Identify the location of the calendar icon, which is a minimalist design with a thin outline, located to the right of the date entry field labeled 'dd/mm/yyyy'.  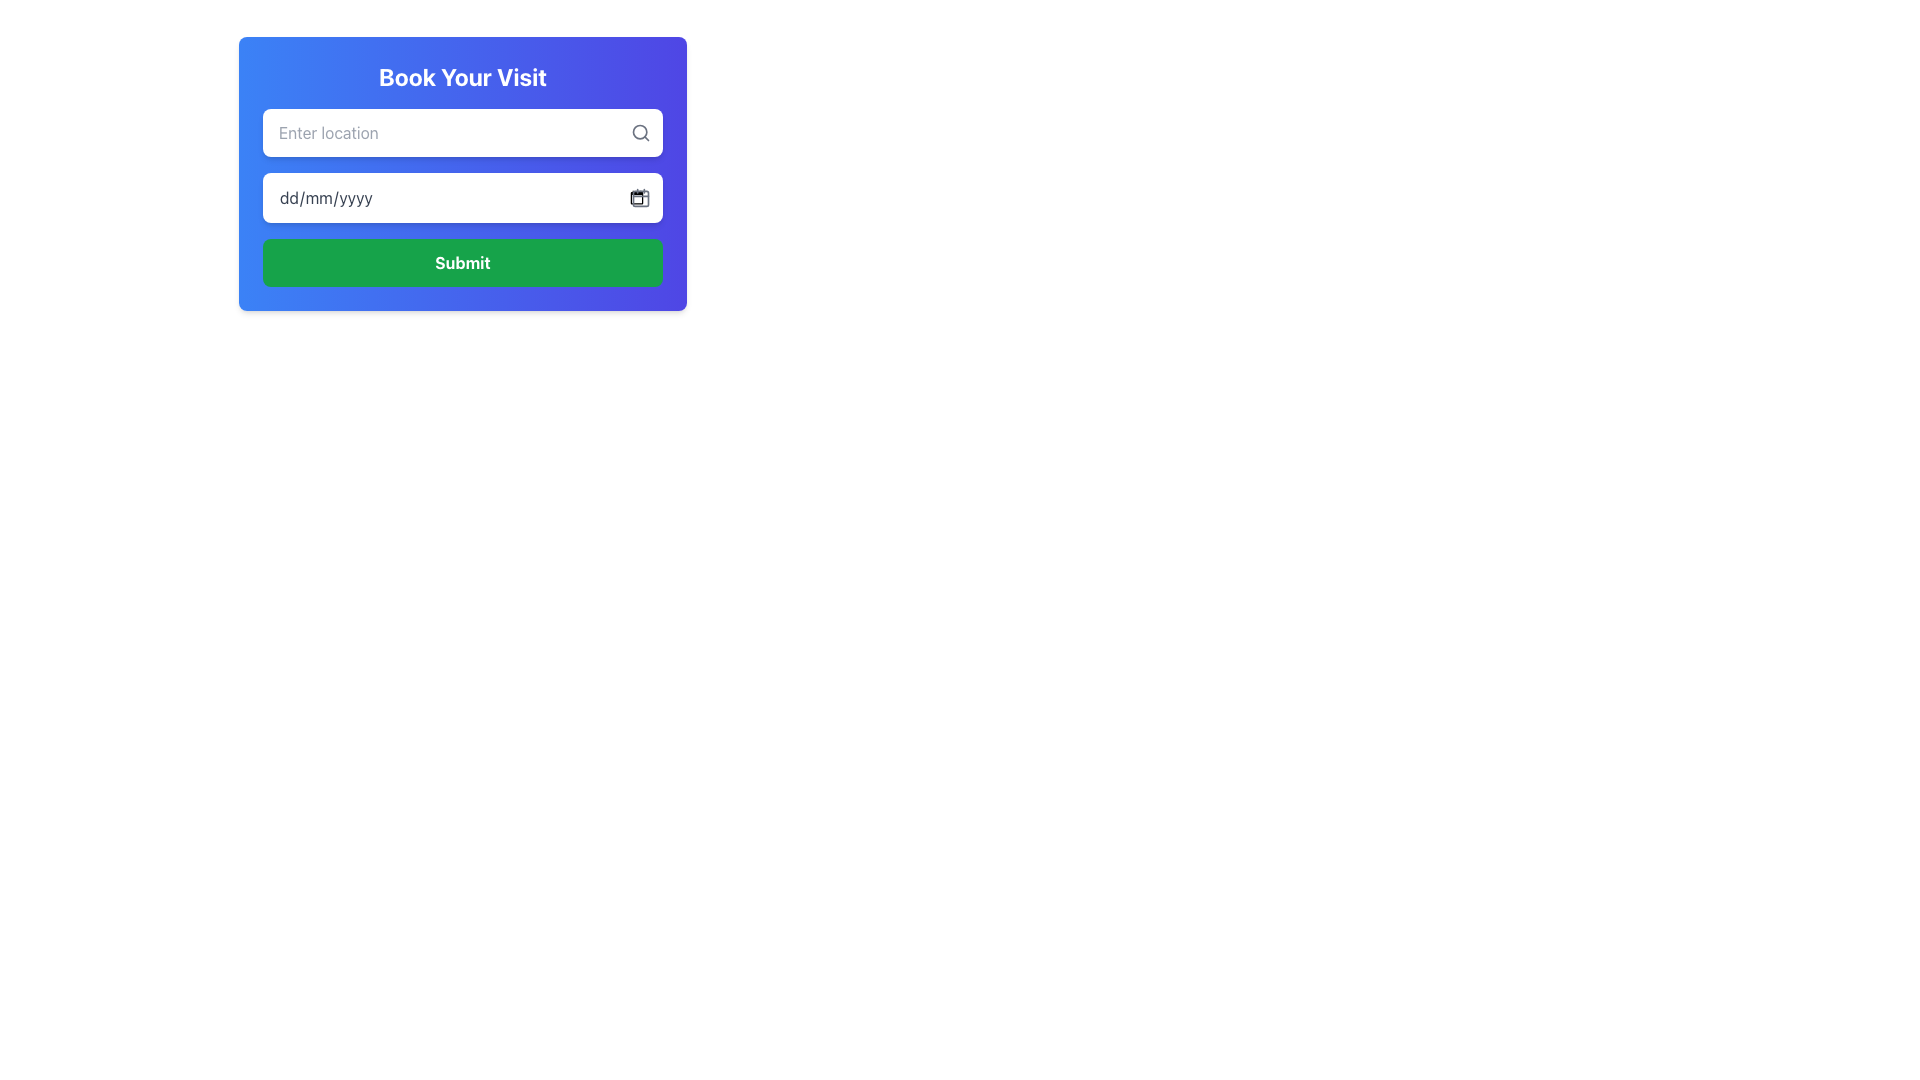
(641, 197).